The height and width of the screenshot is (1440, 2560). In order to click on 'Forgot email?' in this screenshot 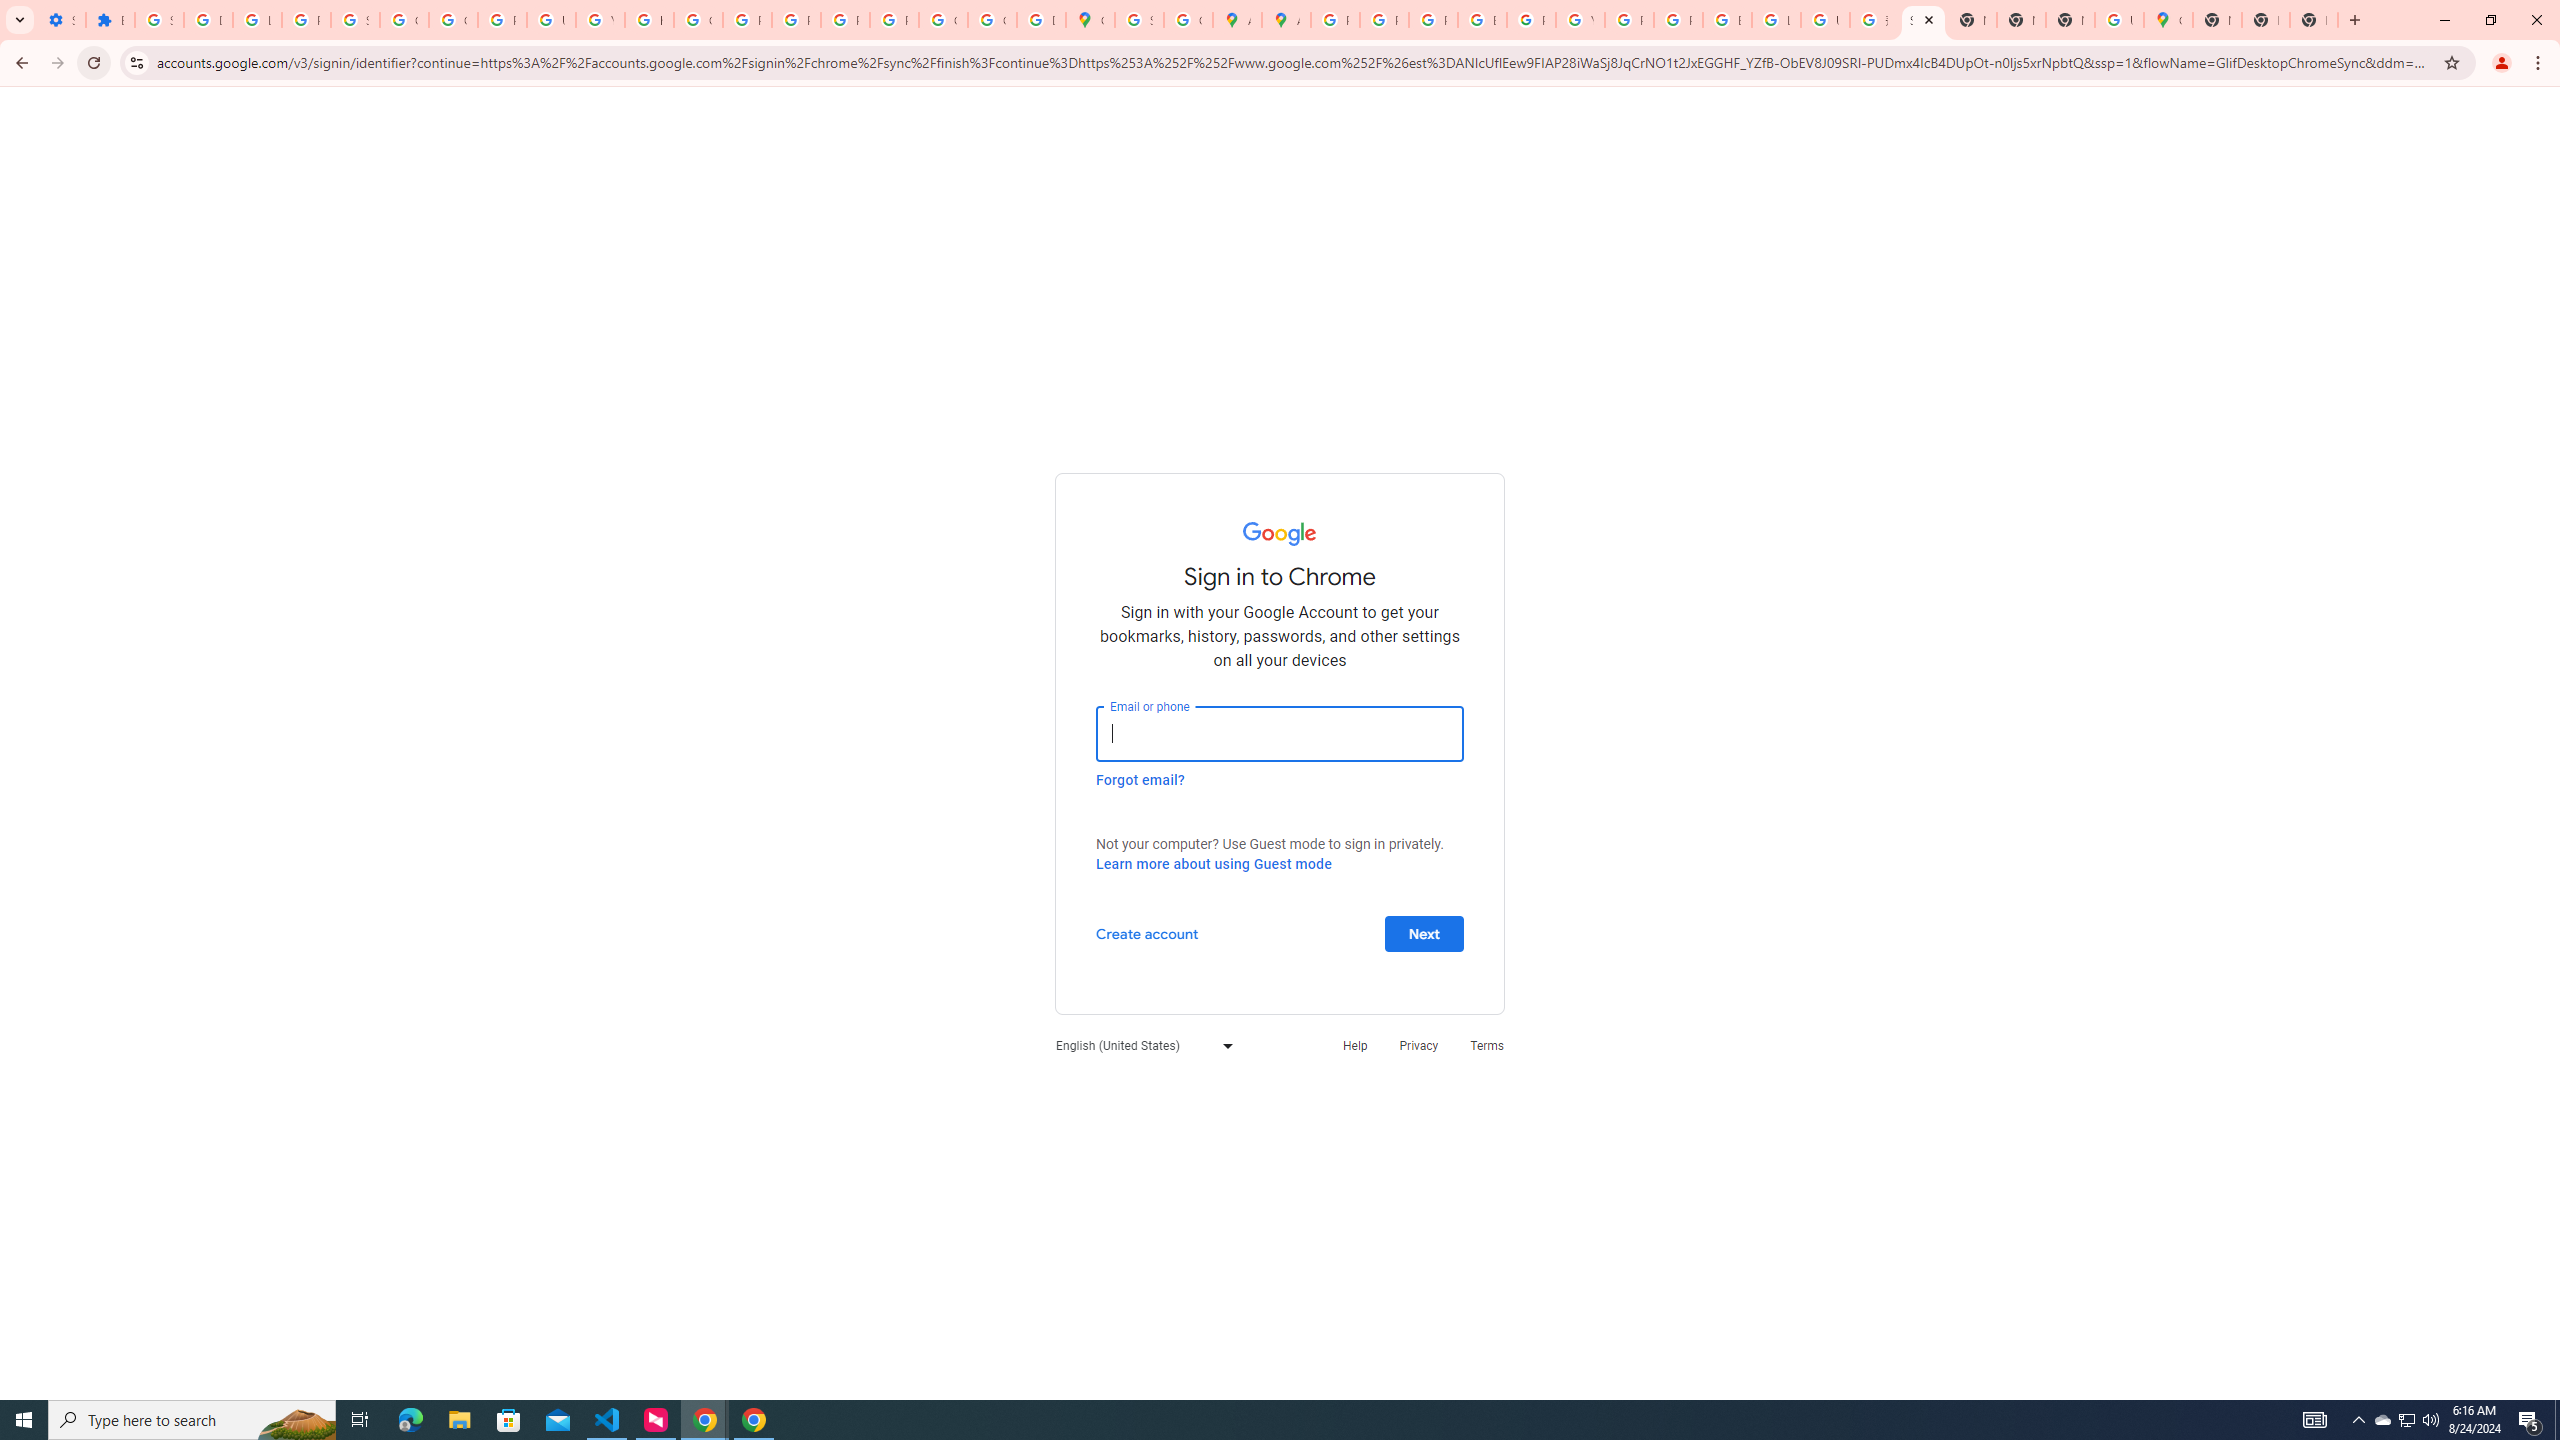, I will do `click(1140, 778)`.